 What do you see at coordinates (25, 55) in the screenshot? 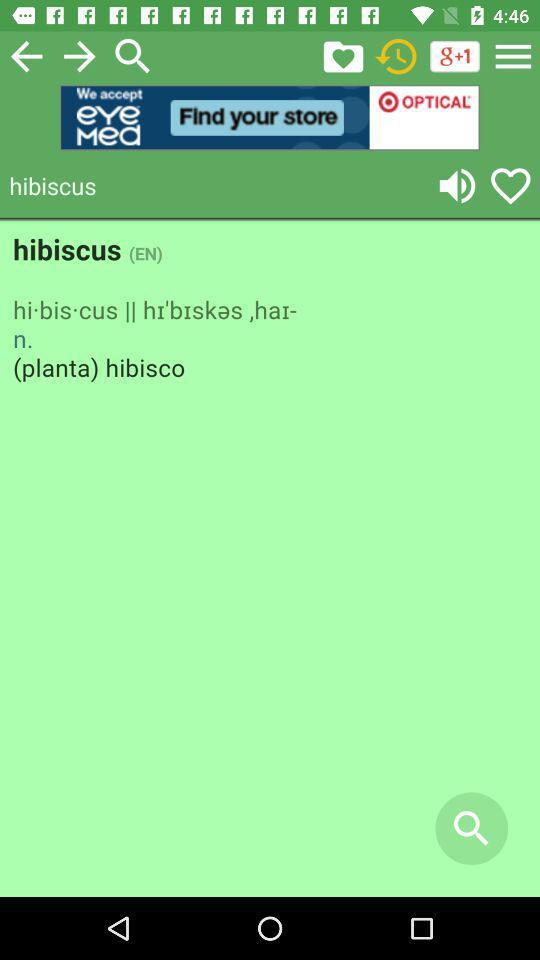
I see `page` at bounding box center [25, 55].